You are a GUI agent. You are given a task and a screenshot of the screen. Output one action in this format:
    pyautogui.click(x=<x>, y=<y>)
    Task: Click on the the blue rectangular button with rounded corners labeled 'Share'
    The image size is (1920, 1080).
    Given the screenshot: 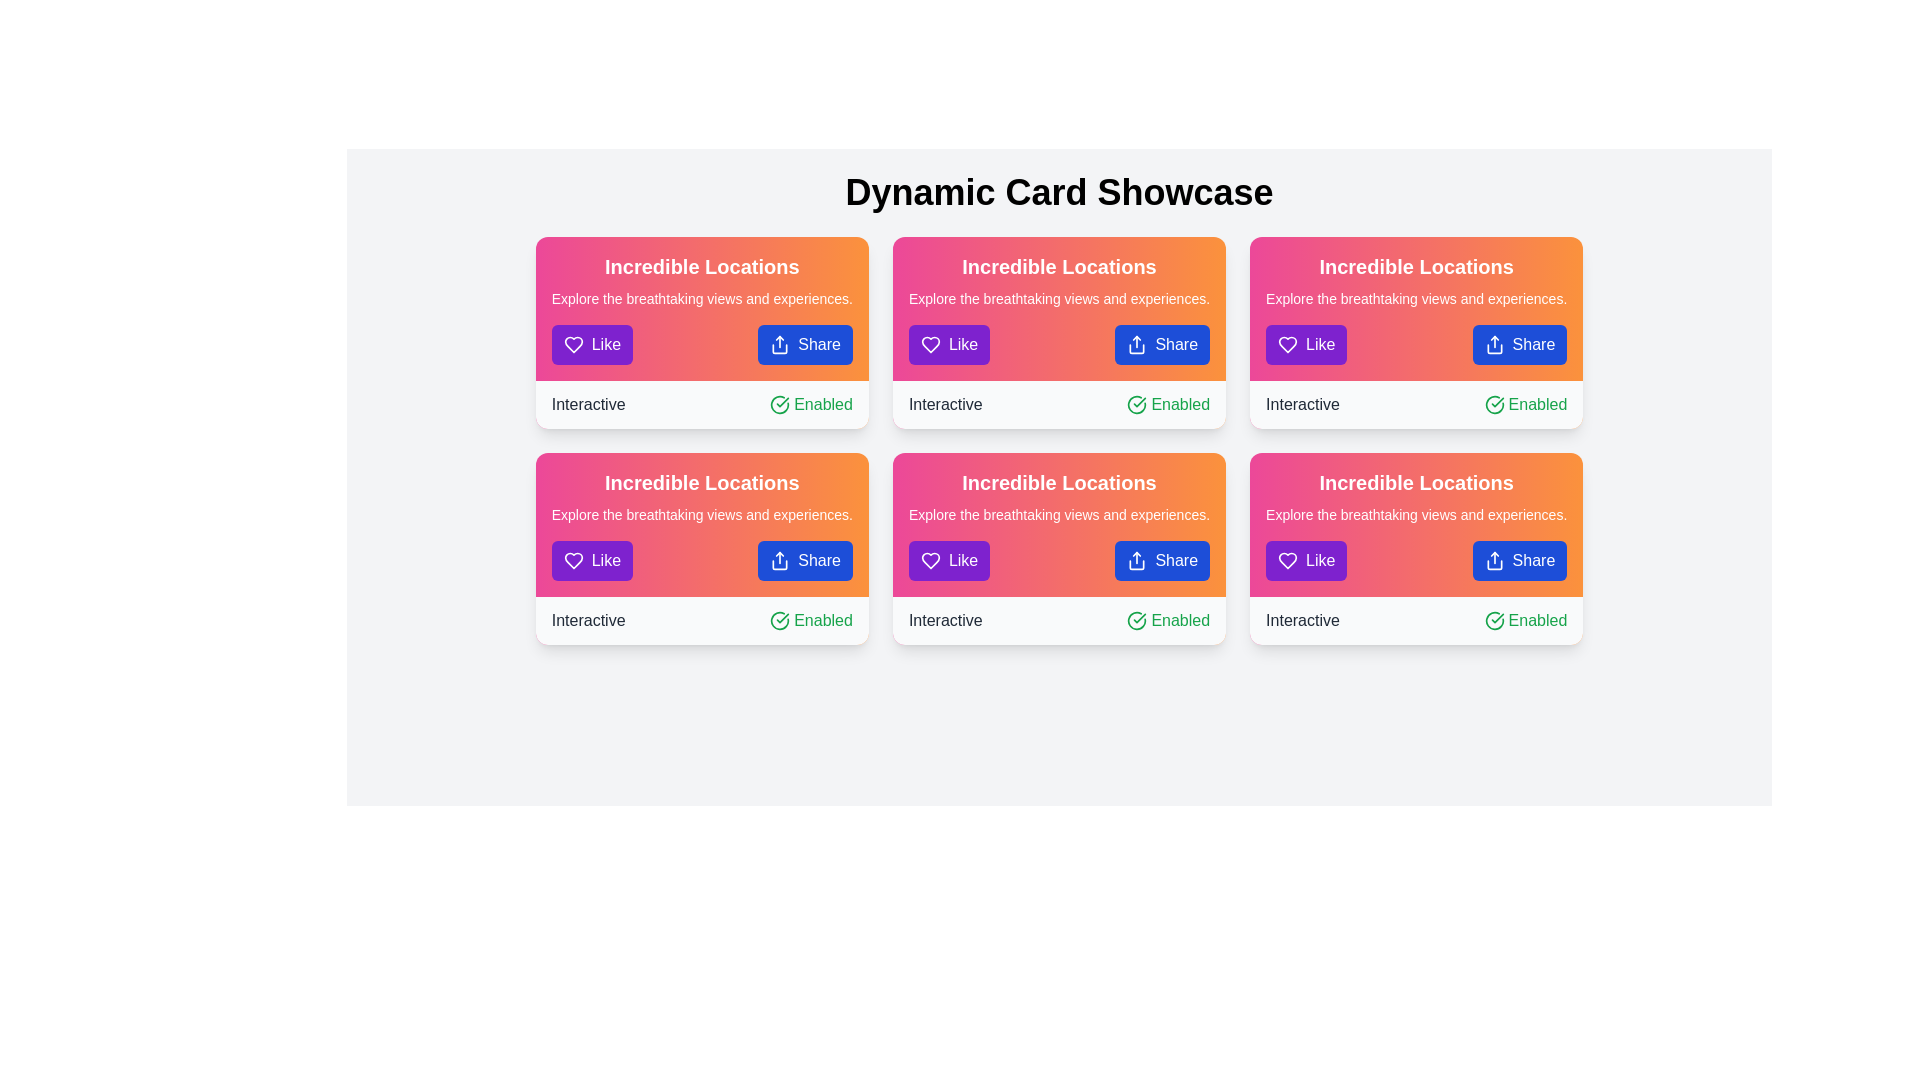 What is the action you would take?
    pyautogui.click(x=805, y=343)
    